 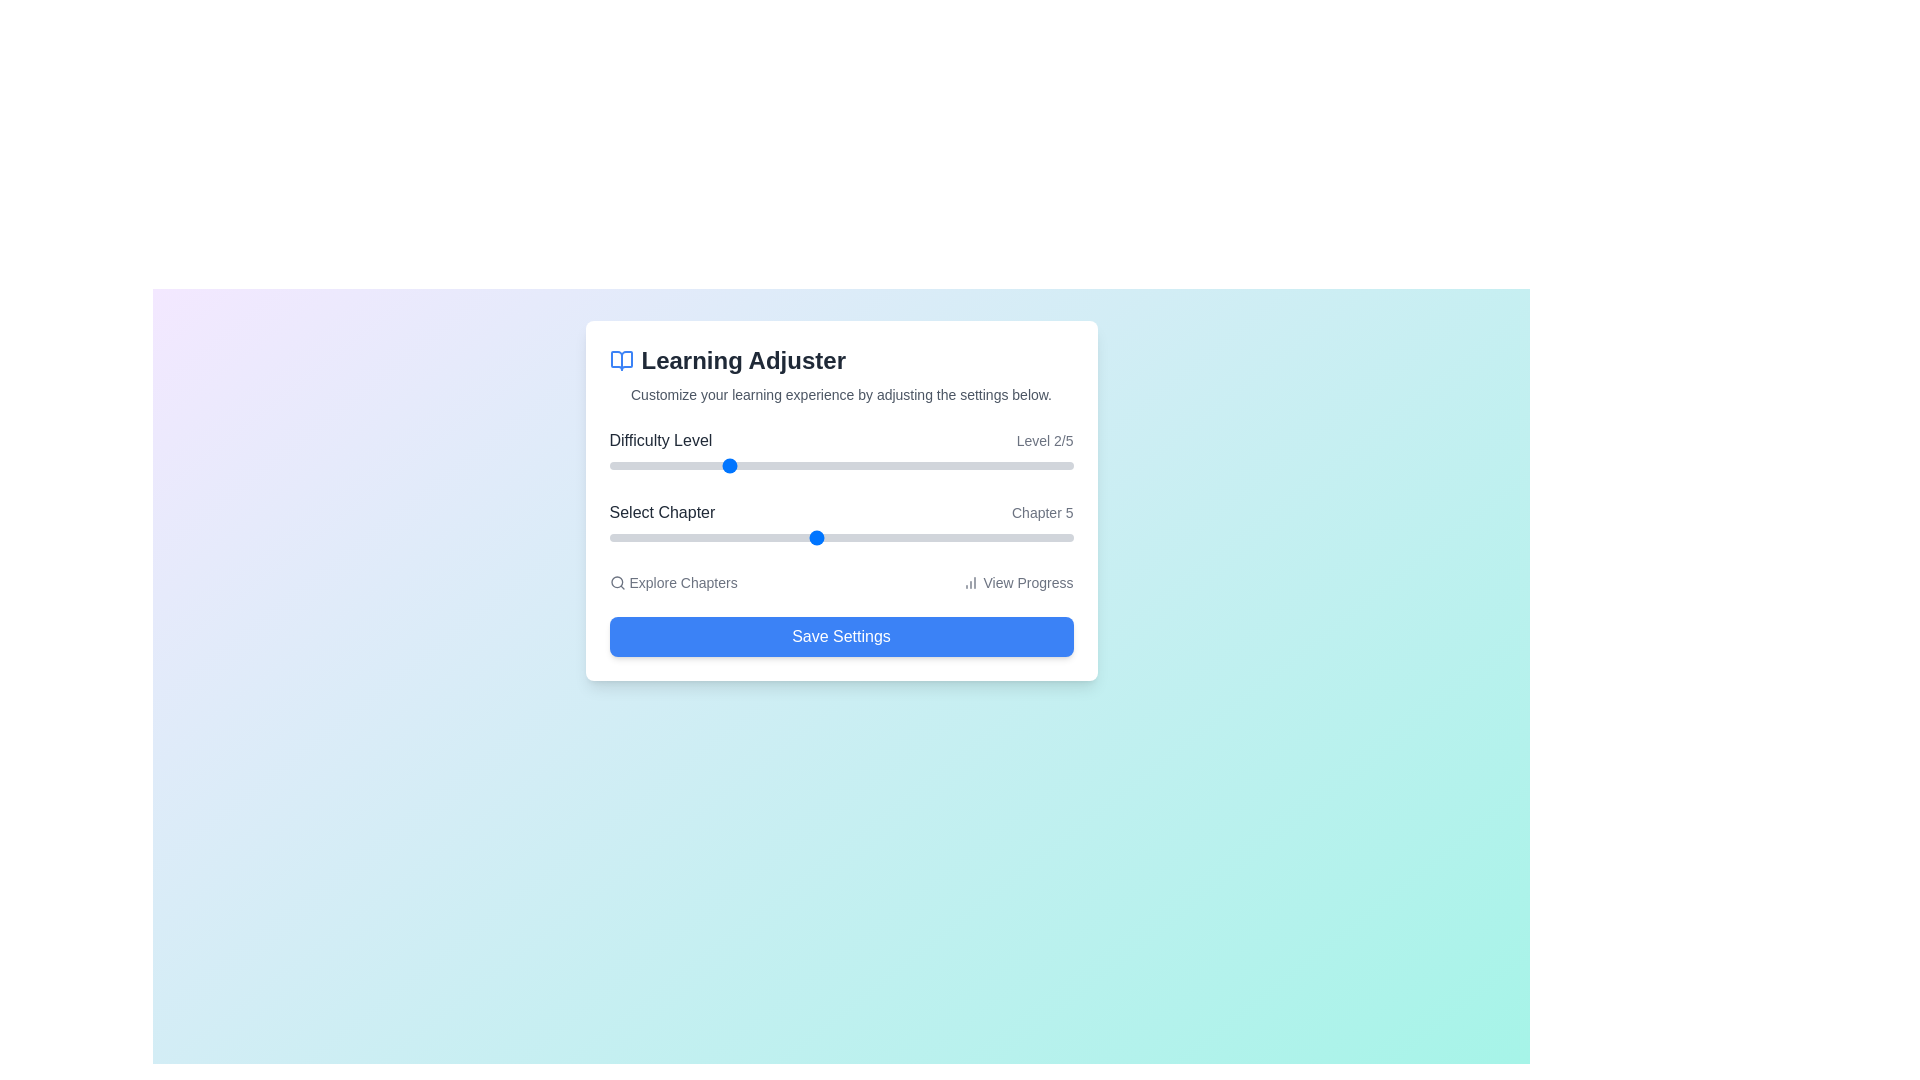 I want to click on the 'Save Settings' button located at the bottom of the 'Learning Adjuster' section, so click(x=841, y=636).